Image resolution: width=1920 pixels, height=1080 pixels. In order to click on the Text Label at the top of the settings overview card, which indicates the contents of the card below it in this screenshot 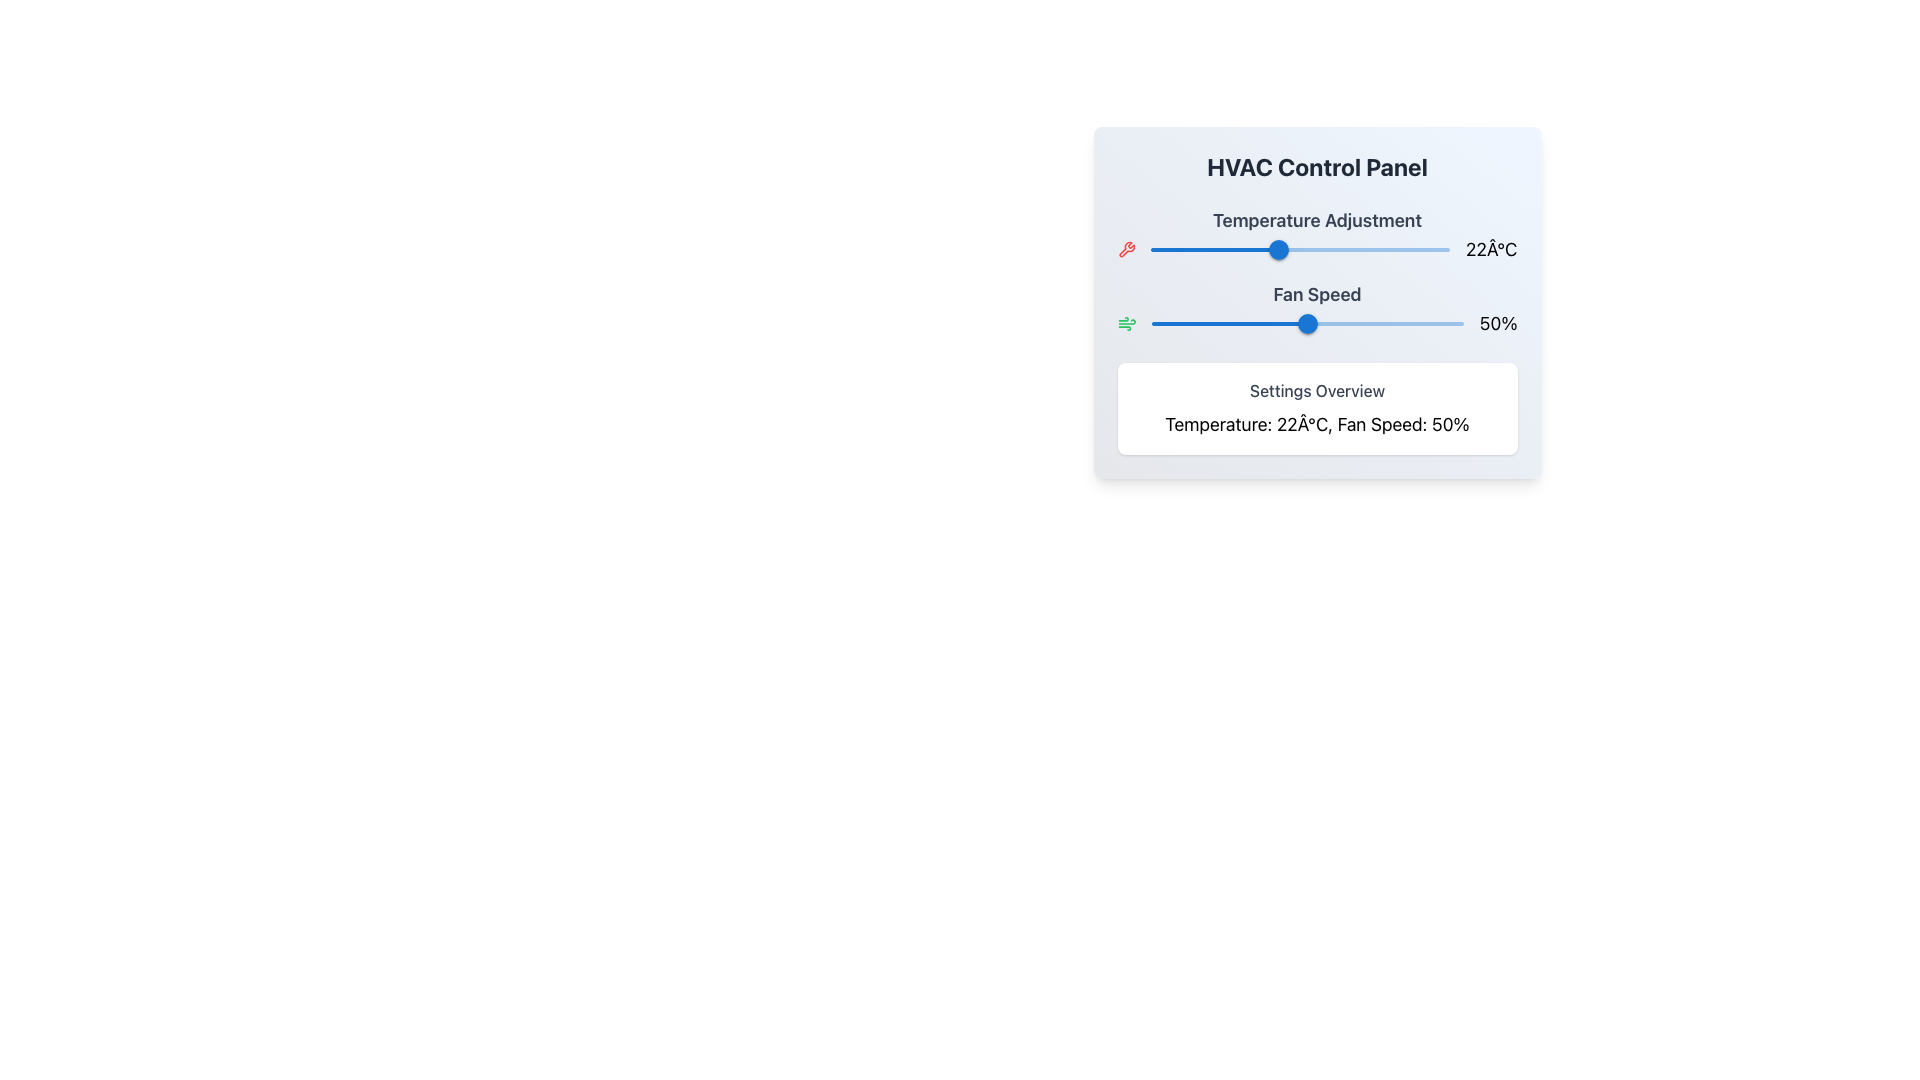, I will do `click(1317, 390)`.